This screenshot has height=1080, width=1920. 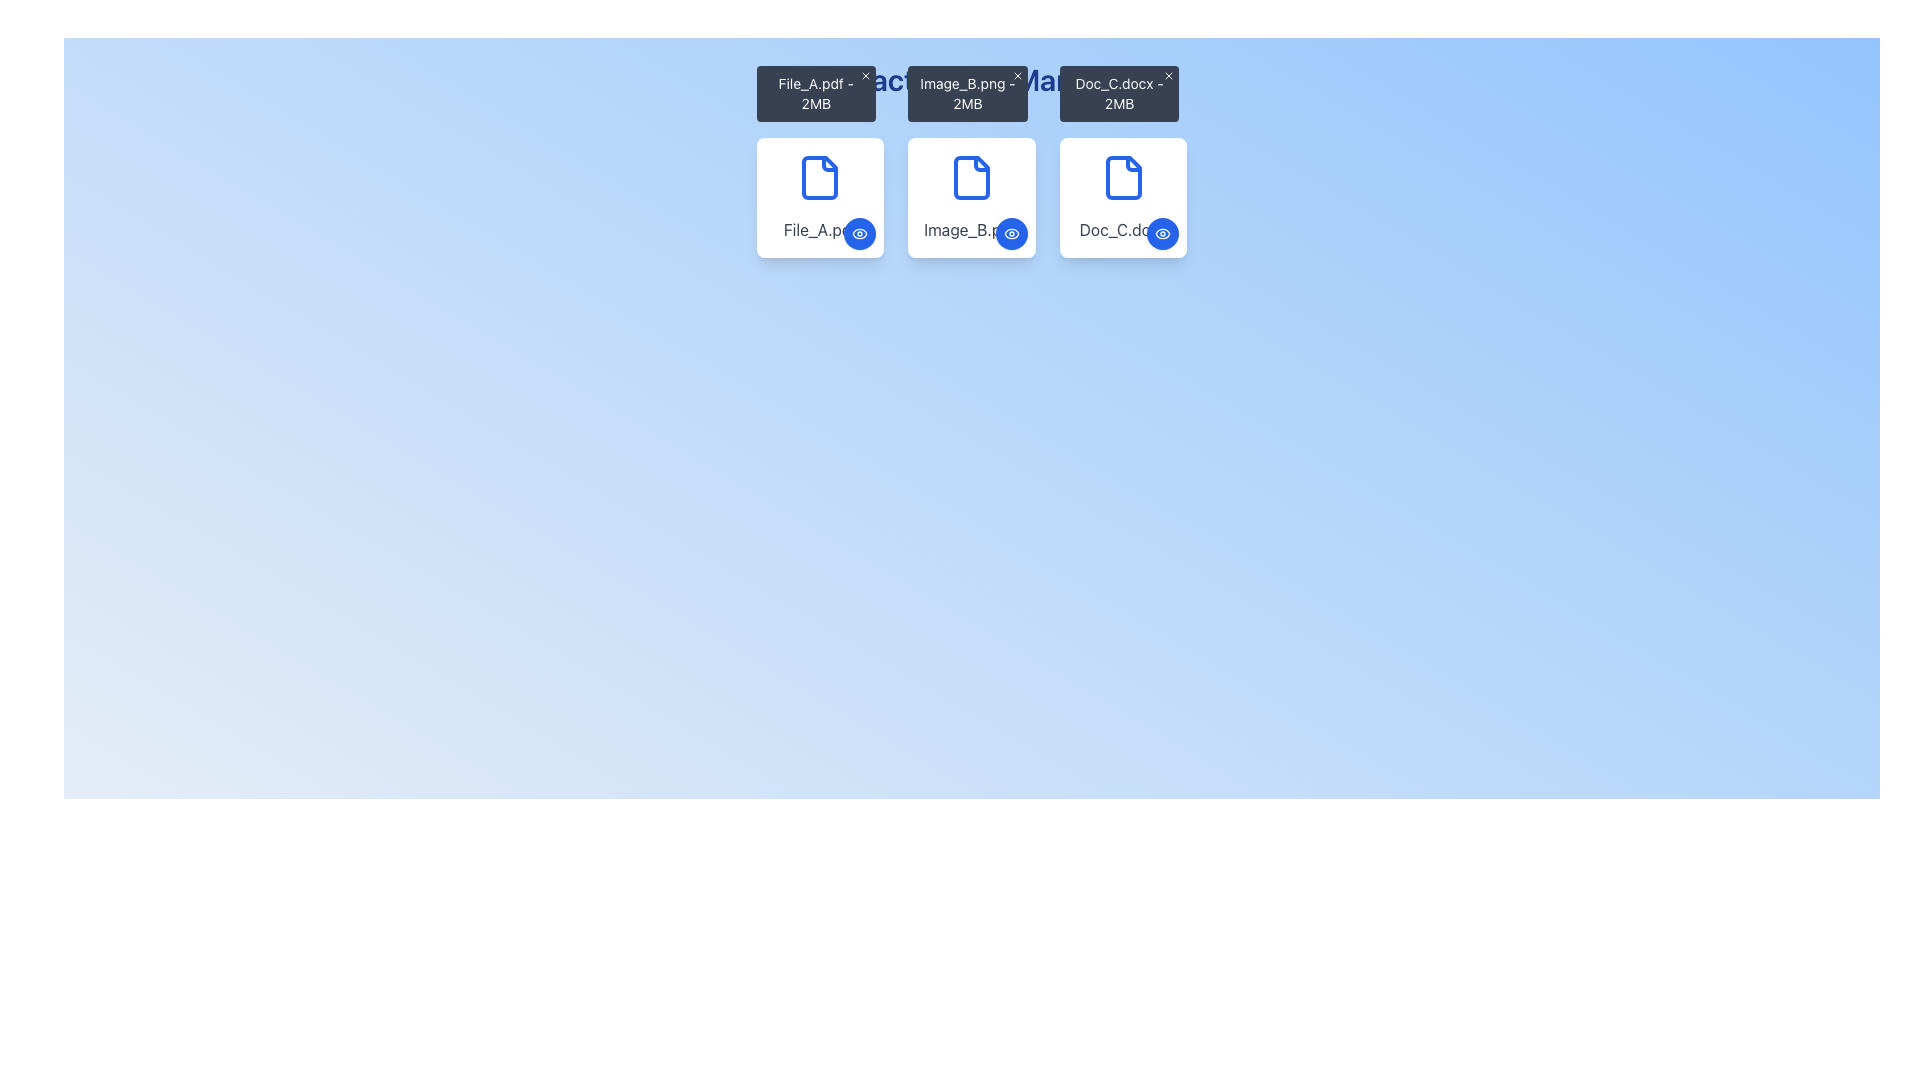 I want to click on the File item labeled 'Image_B.png', so click(x=971, y=197).